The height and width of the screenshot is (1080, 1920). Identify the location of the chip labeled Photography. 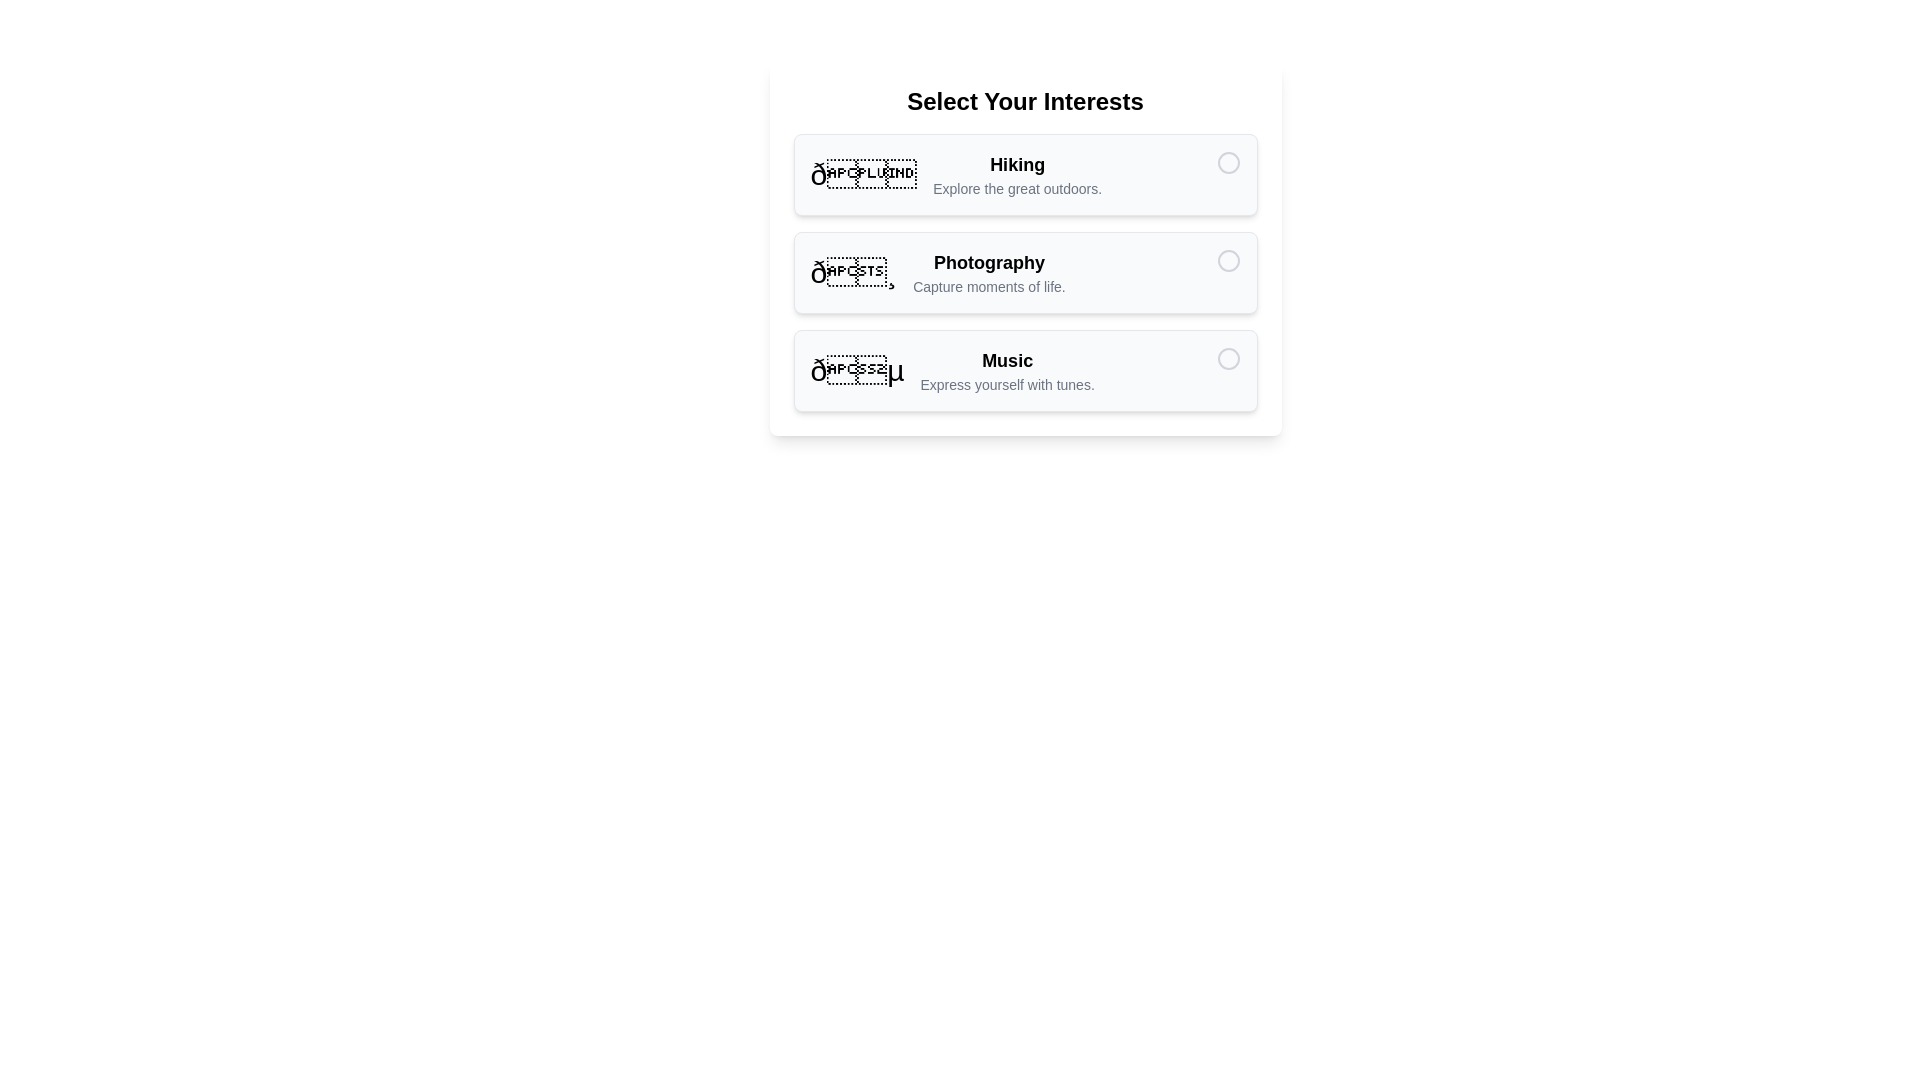
(1025, 273).